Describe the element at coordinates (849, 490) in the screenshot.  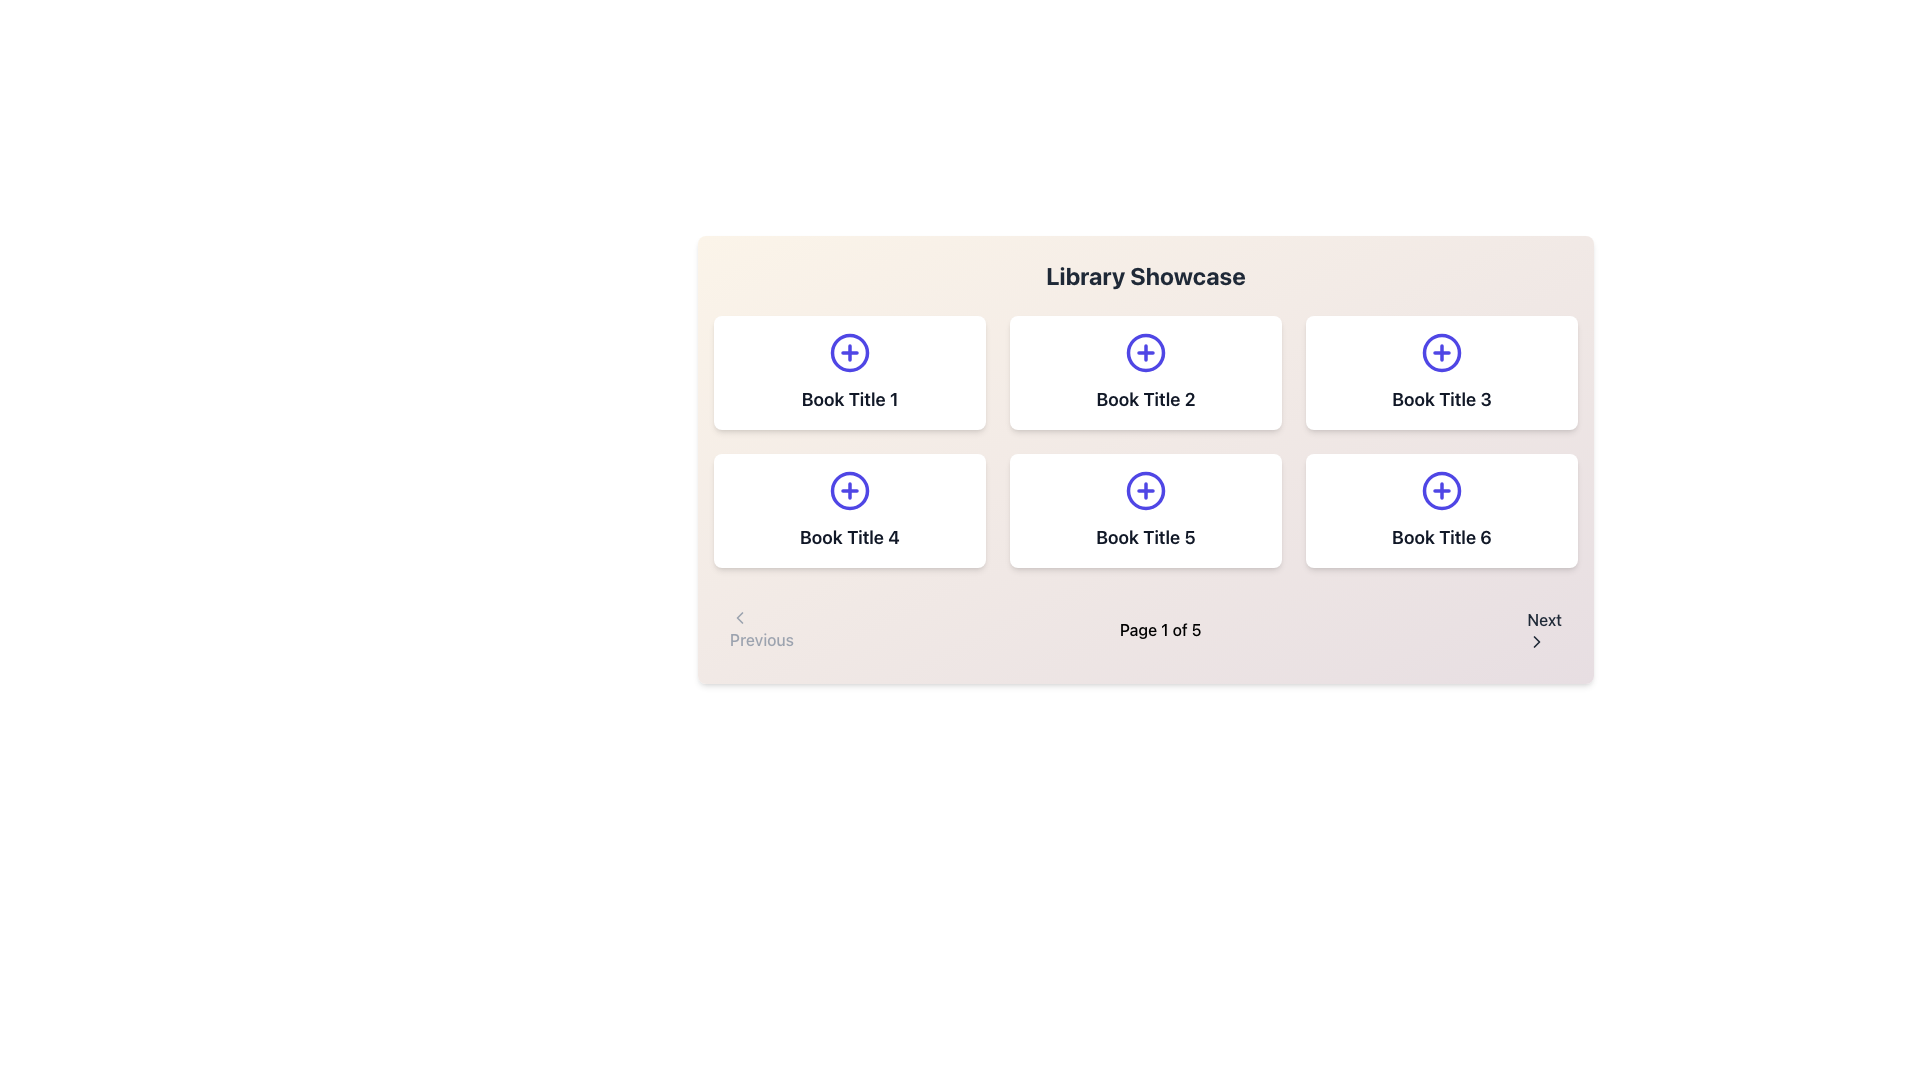
I see `the action button labeled 'Book Title 4'` at that location.